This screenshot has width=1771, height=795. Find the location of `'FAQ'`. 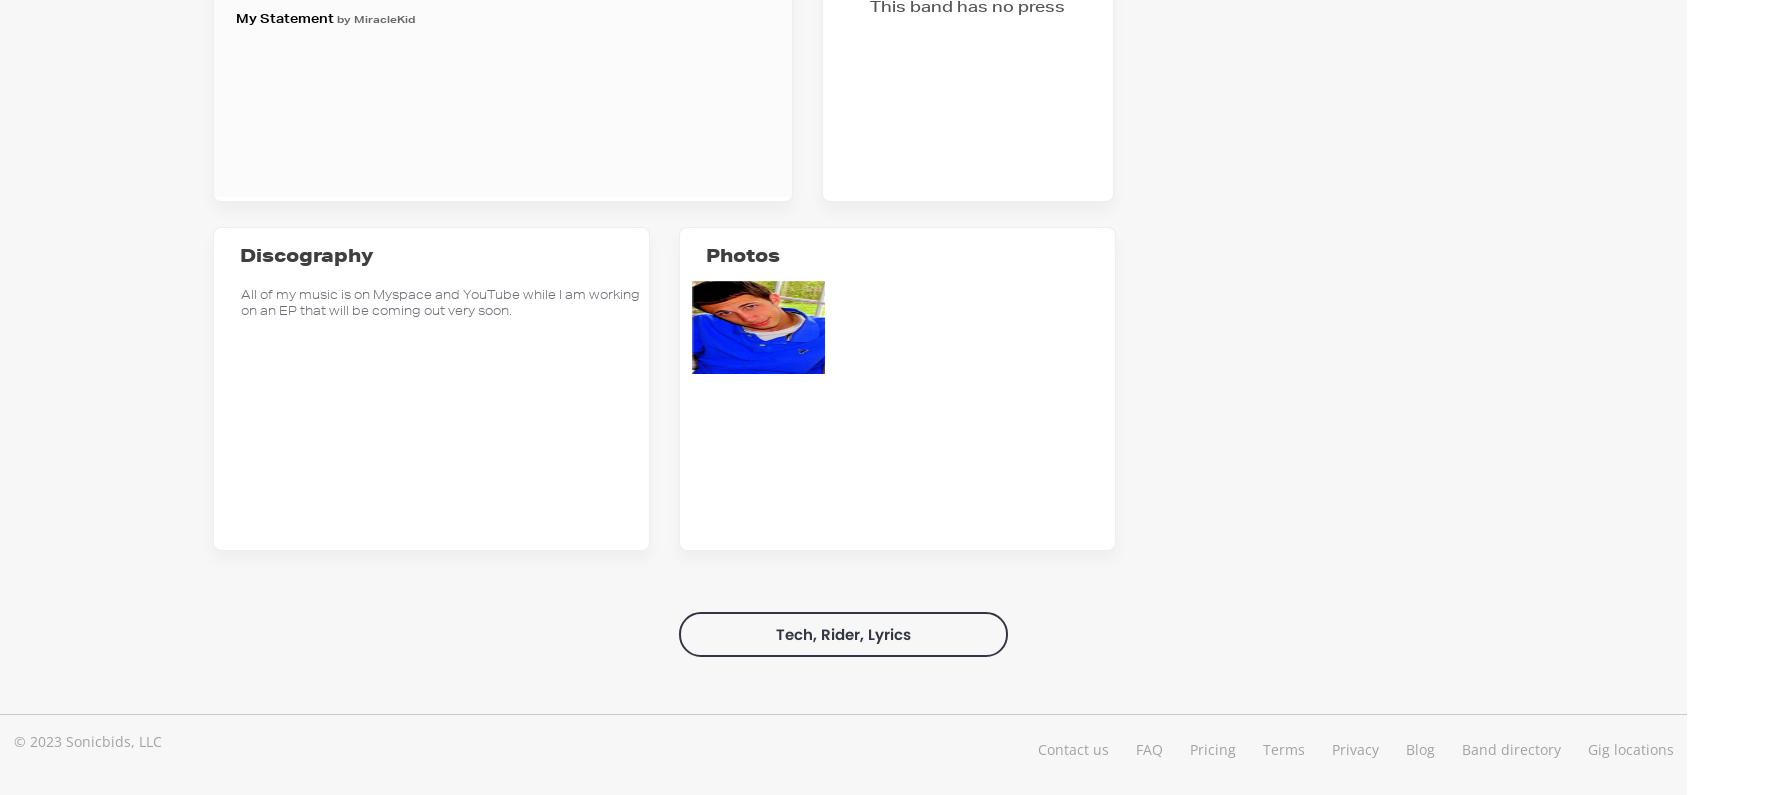

'FAQ' is located at coordinates (1134, 747).